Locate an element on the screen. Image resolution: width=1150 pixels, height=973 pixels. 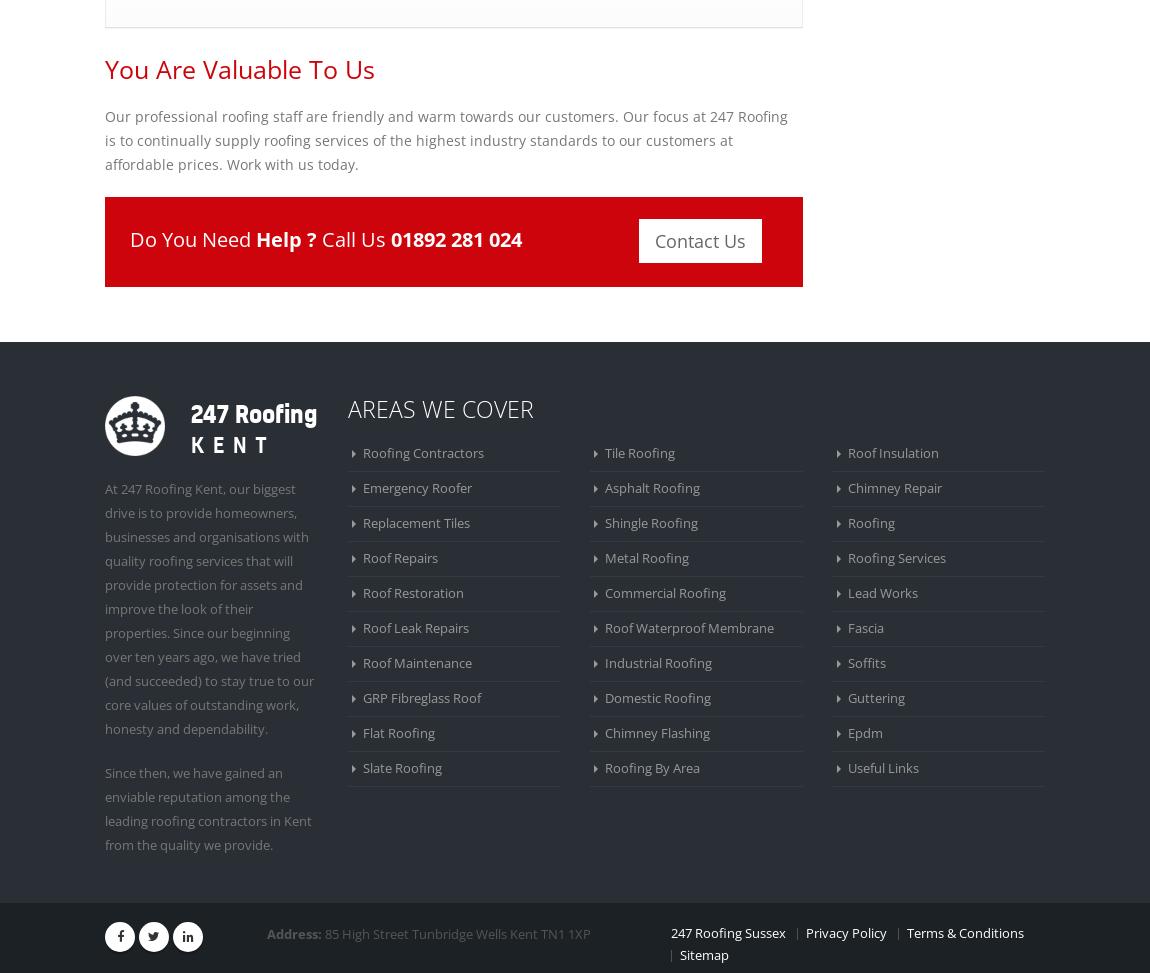
'Since then, we have gained an enviable reputation among the leading roofing contractors in Kent from the quality we provide.' is located at coordinates (103, 808).